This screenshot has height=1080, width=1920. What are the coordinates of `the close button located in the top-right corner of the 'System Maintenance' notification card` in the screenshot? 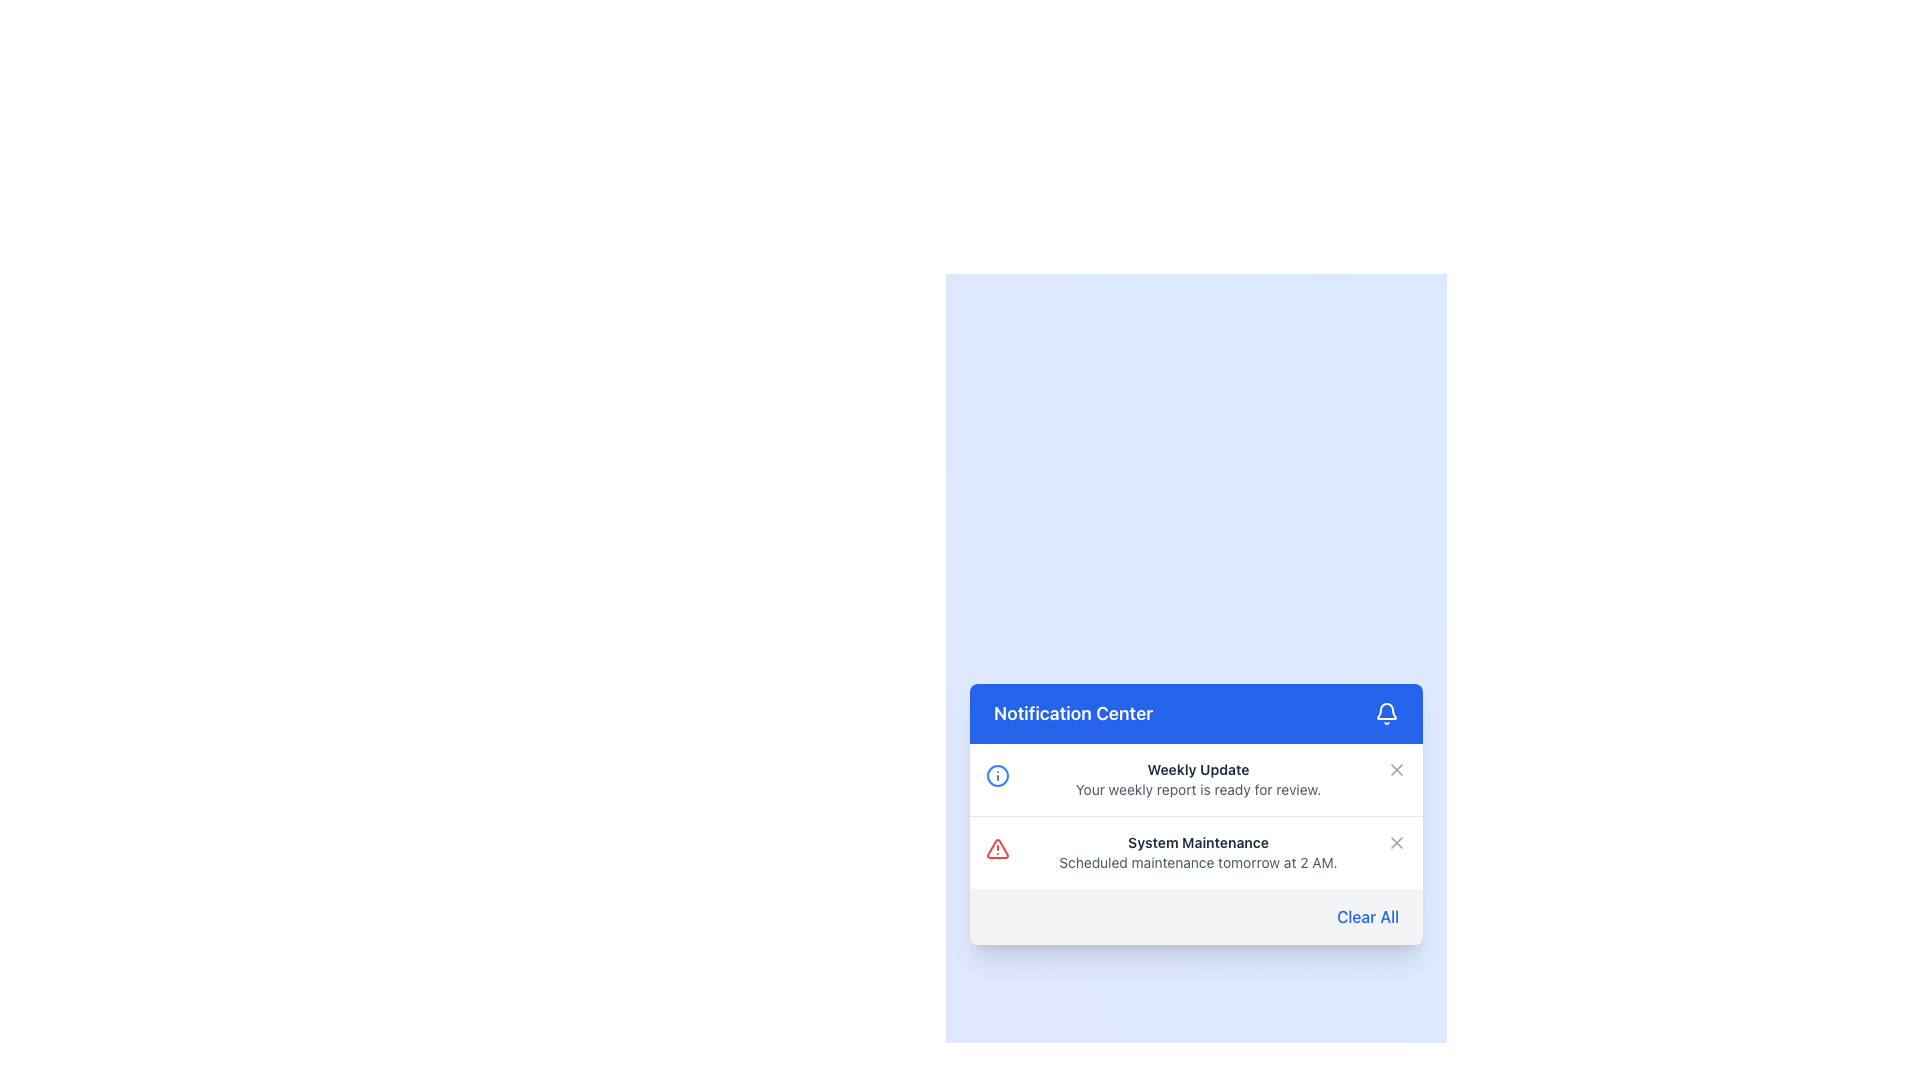 It's located at (1395, 841).